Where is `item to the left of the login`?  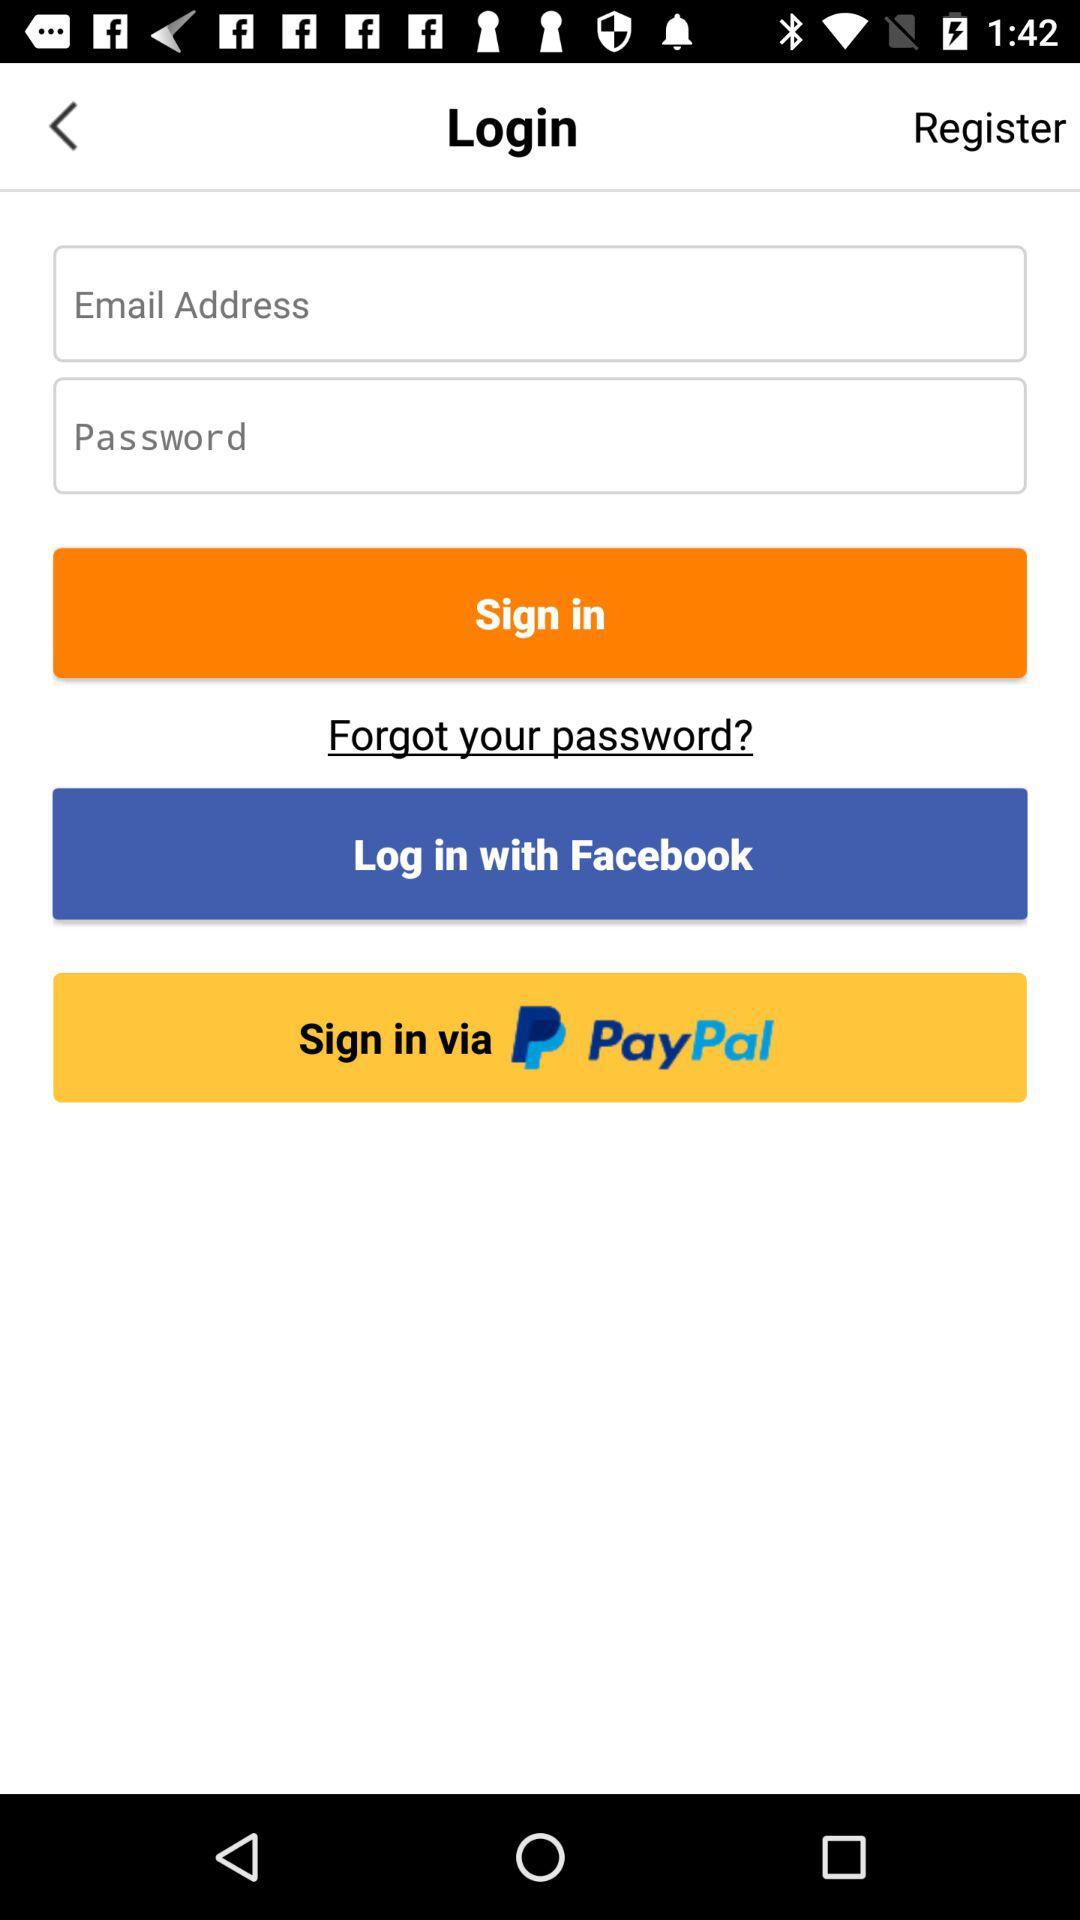
item to the left of the login is located at coordinates (61, 124).